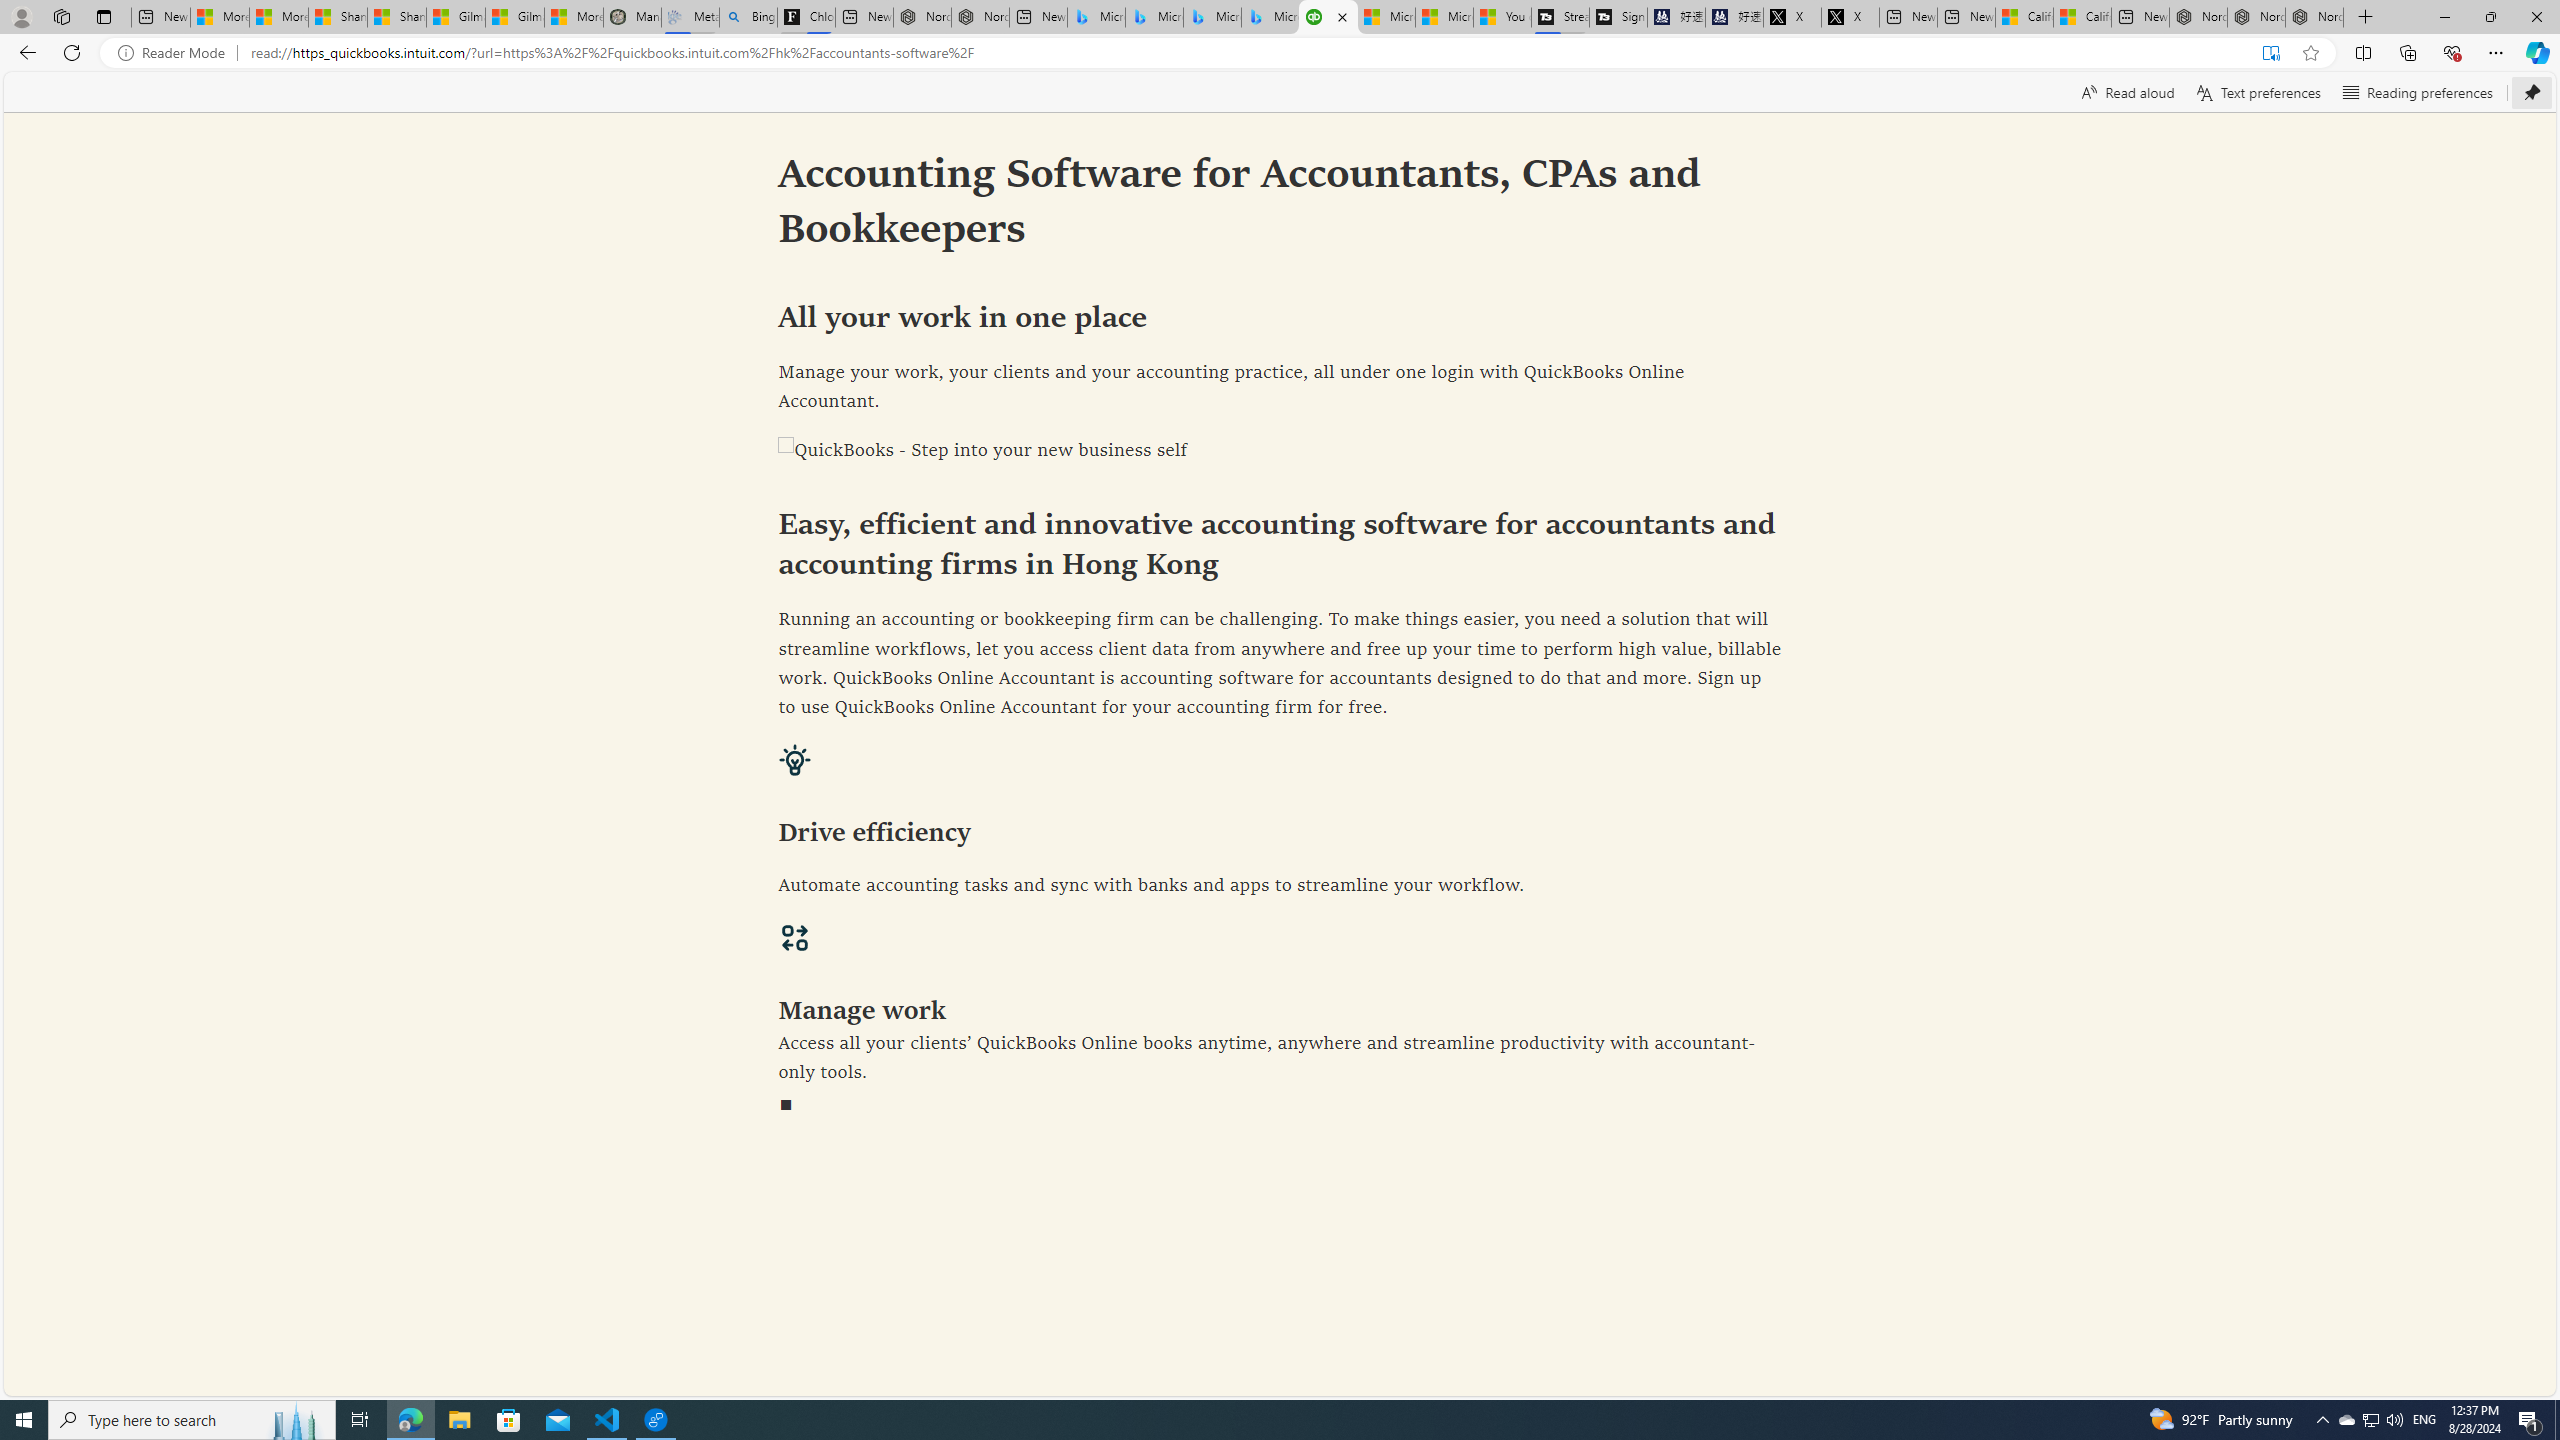 This screenshot has height=1440, width=2560. What do you see at coordinates (2127, 91) in the screenshot?
I see `'Read aloud'` at bounding box center [2127, 91].